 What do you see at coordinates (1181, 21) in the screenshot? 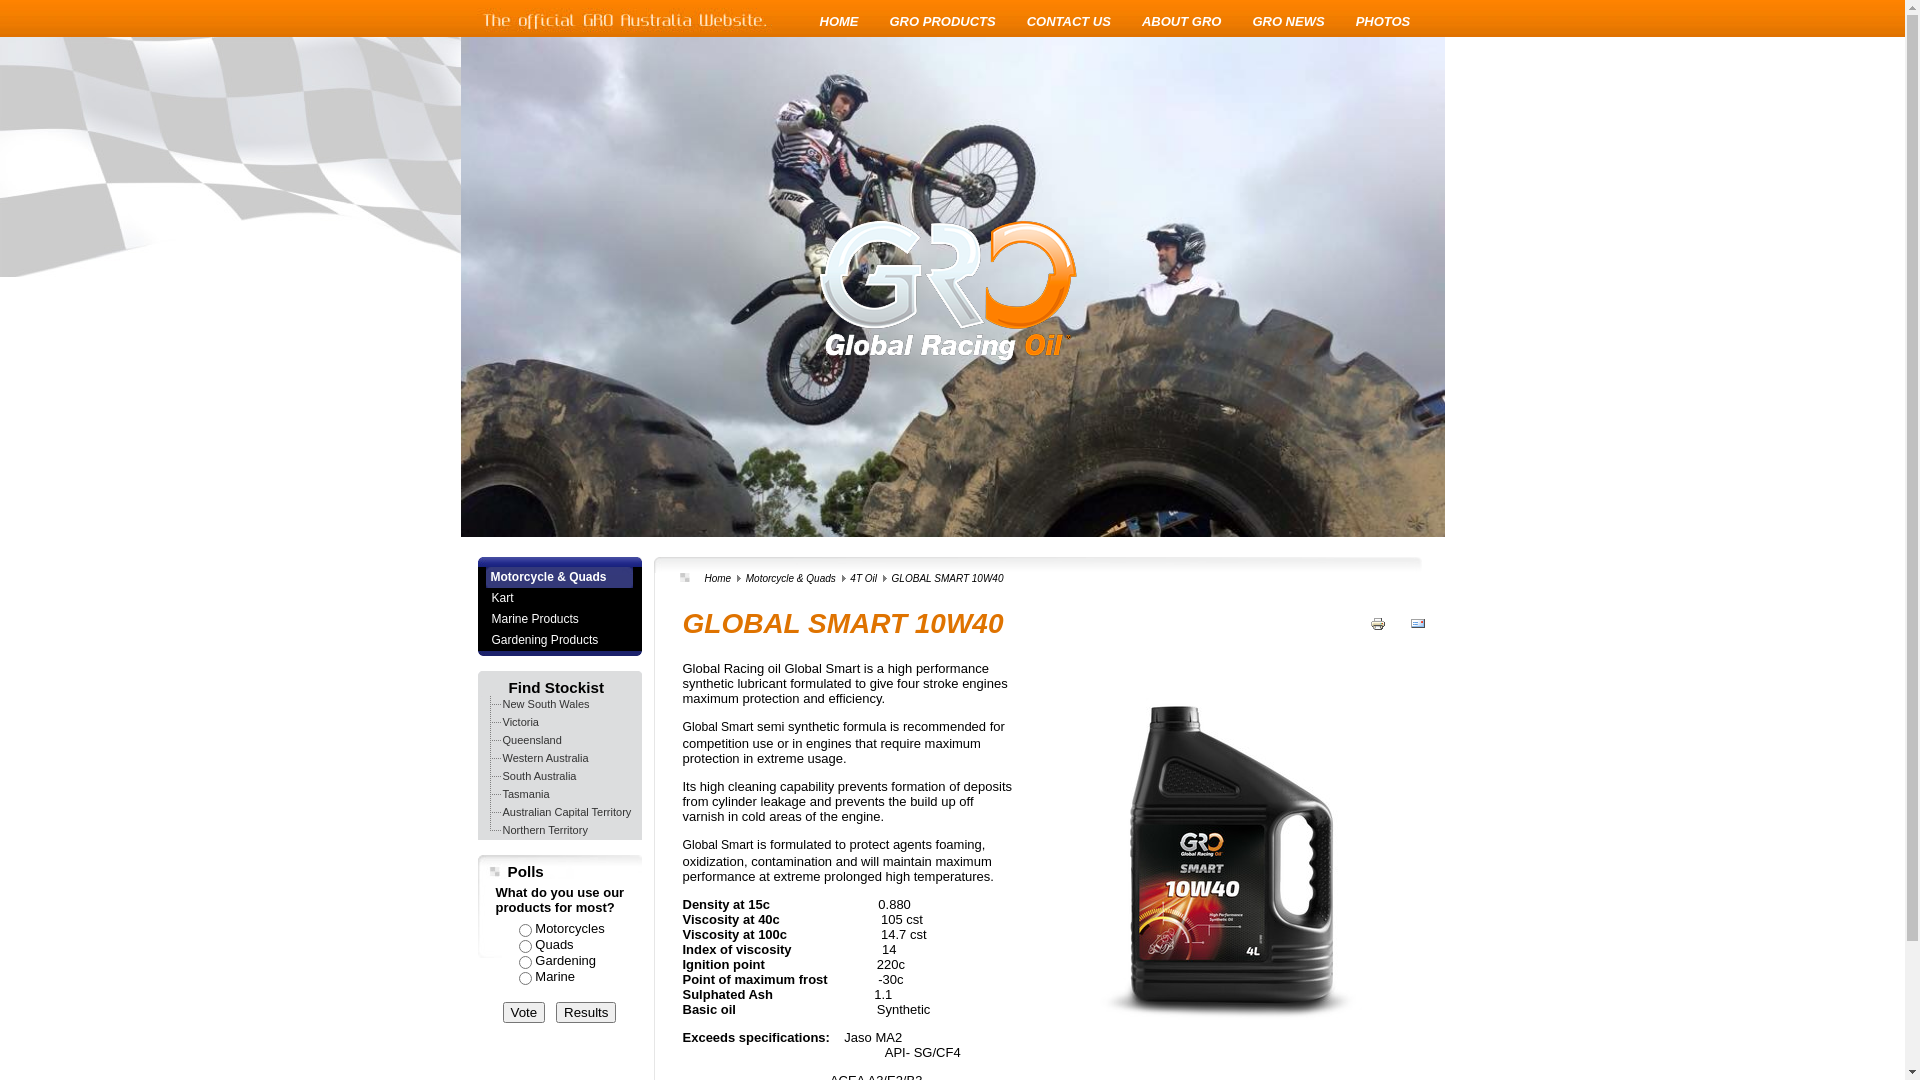
I see `'ABOUT GRO'` at bounding box center [1181, 21].